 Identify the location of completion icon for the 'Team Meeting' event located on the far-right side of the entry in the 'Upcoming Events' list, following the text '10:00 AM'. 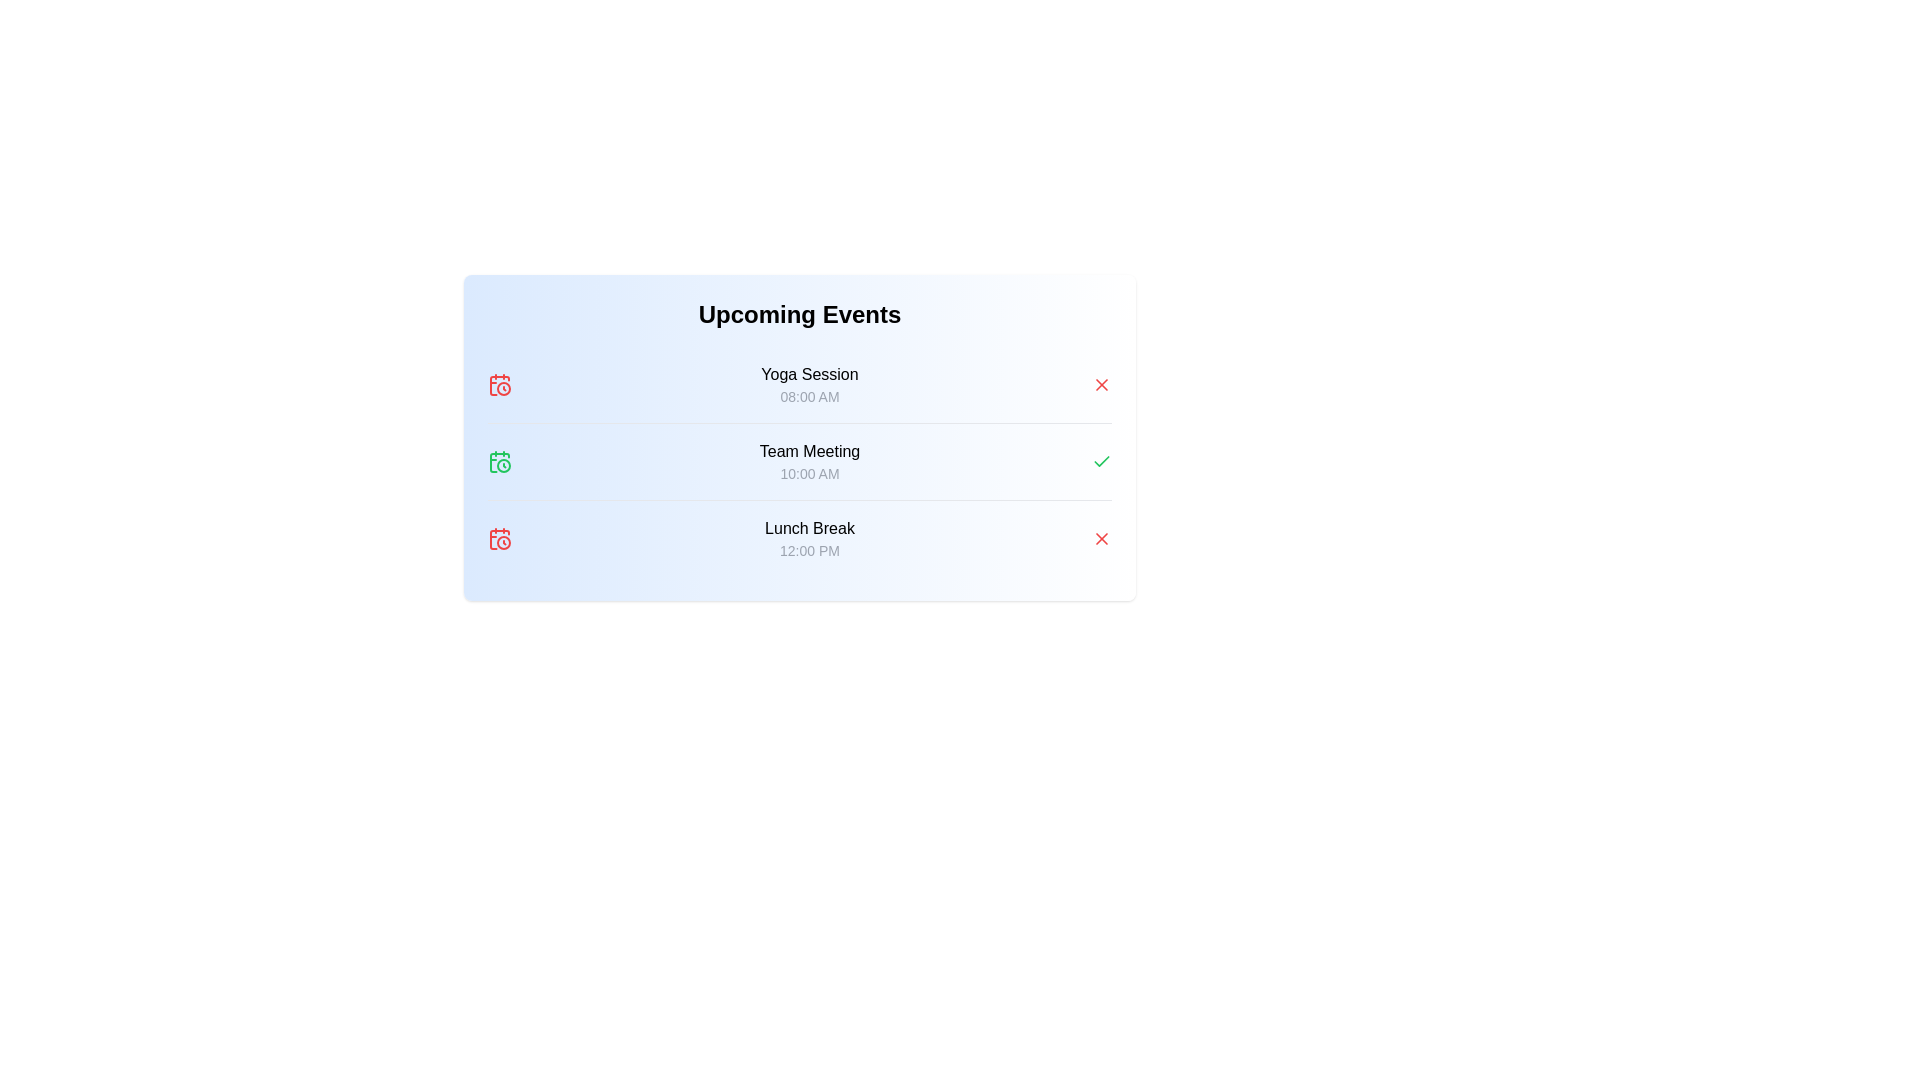
(1101, 462).